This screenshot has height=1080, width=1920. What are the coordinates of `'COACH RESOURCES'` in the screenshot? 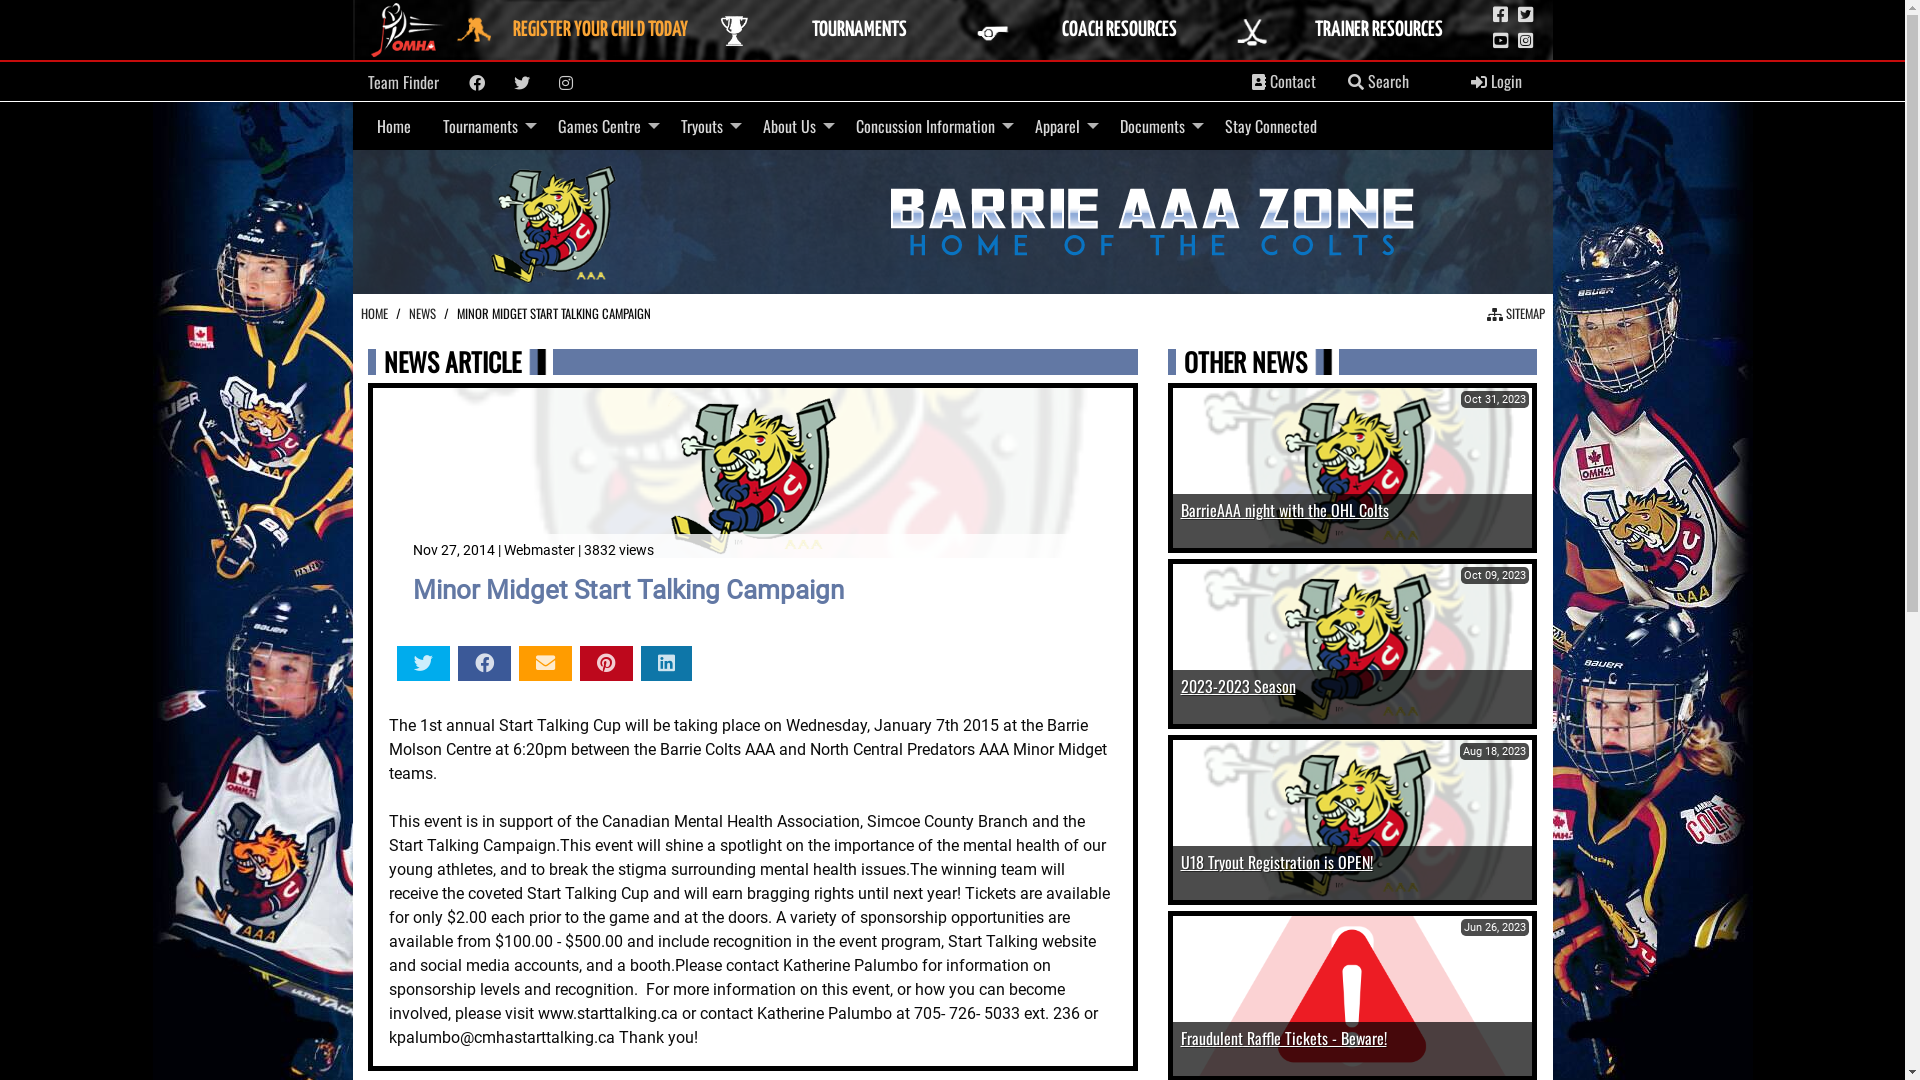 It's located at (1097, 30).